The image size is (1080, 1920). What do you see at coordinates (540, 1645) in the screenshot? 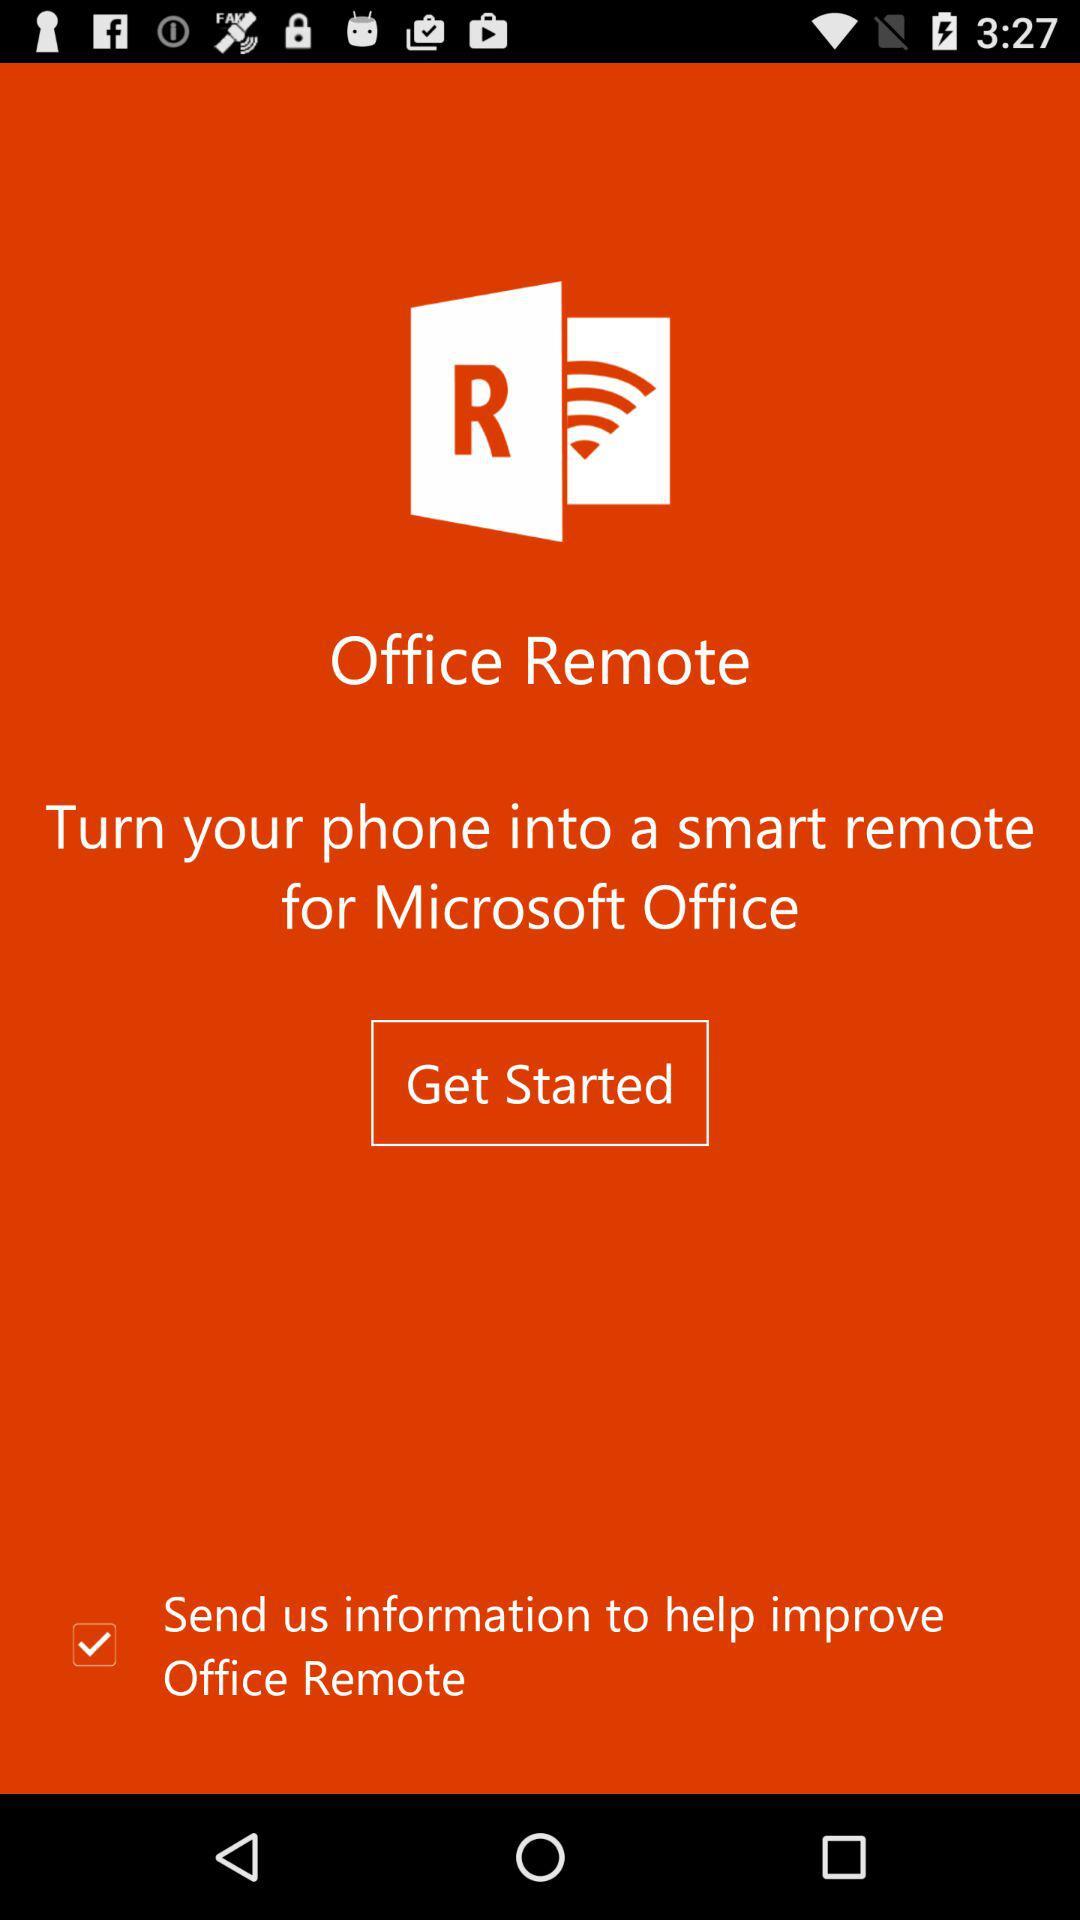
I see `send us information checkbox` at bounding box center [540, 1645].